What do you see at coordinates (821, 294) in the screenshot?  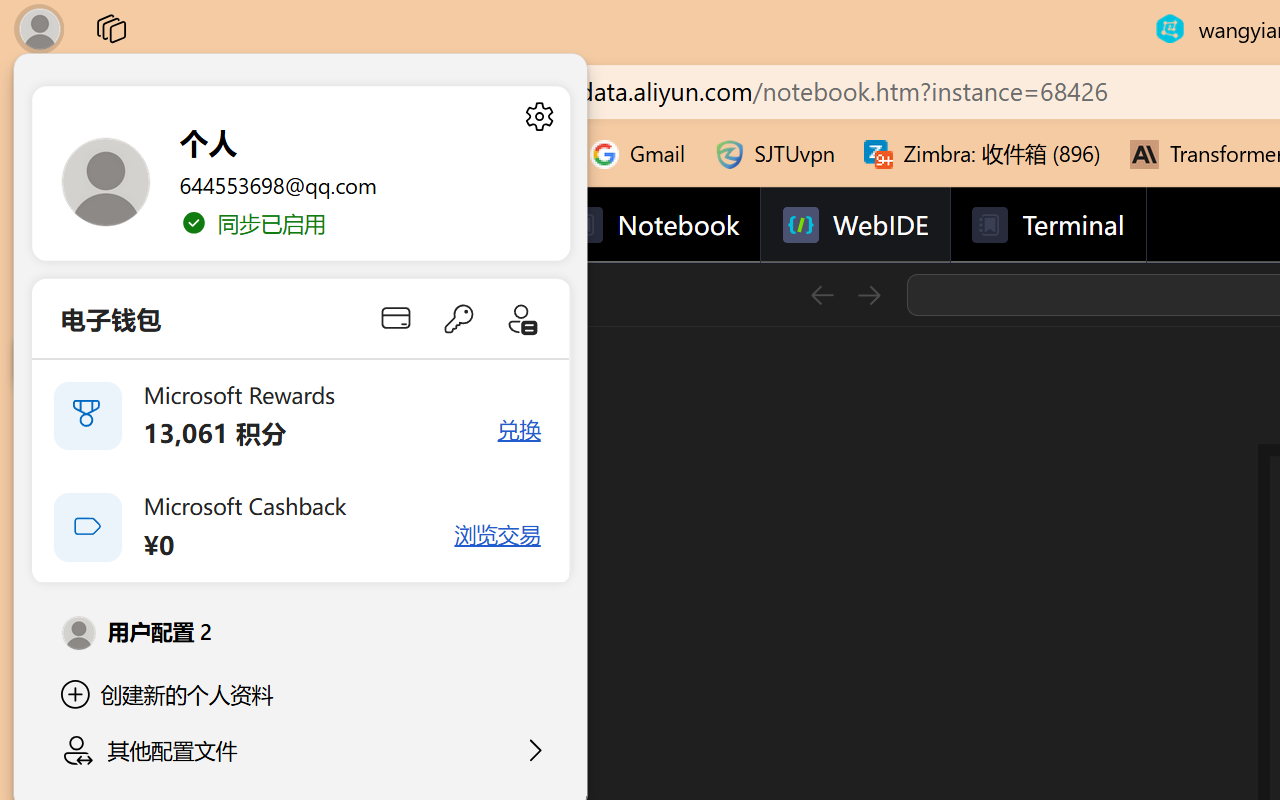 I see `'Go Back (Alt+LeftArrow)'` at bounding box center [821, 294].